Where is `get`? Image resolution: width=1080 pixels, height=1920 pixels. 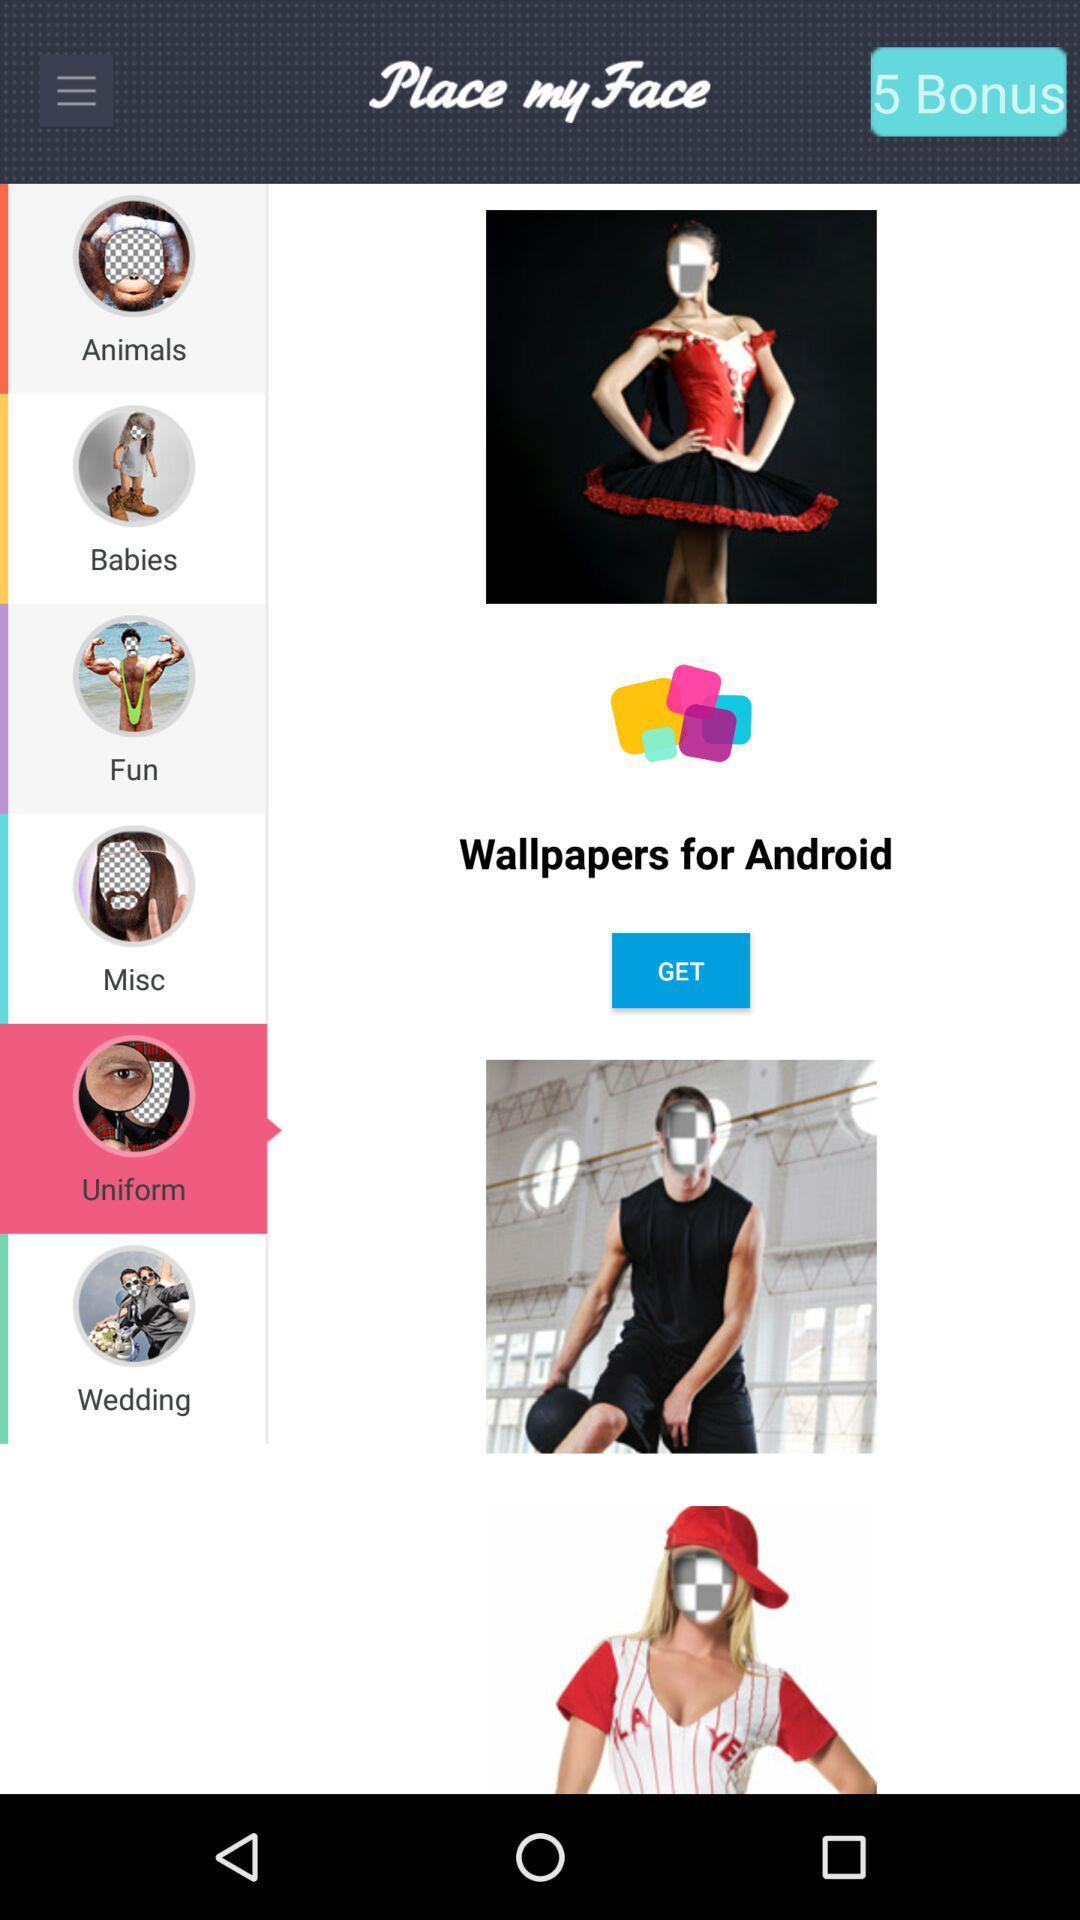 get is located at coordinates (680, 970).